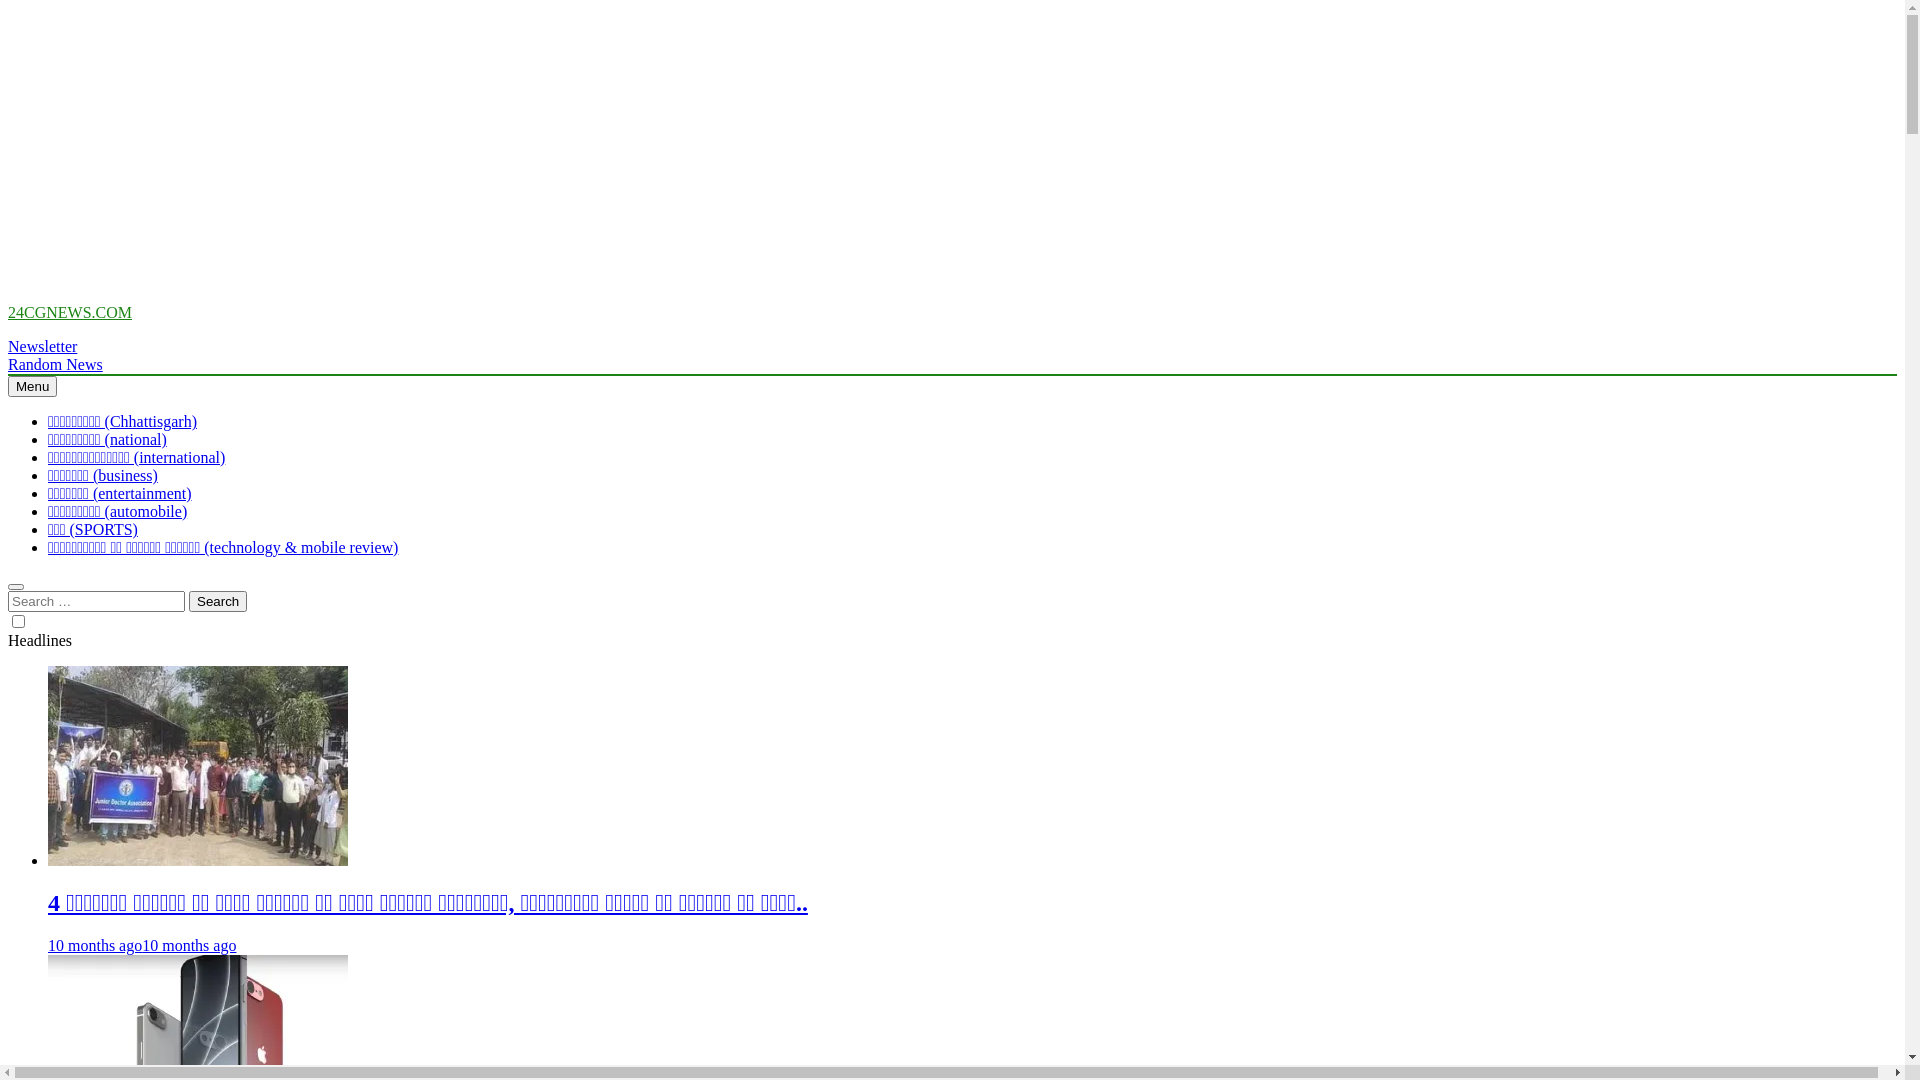 The height and width of the screenshot is (1080, 1920). What do you see at coordinates (70, 312) in the screenshot?
I see `'24CGNEWS.COM'` at bounding box center [70, 312].